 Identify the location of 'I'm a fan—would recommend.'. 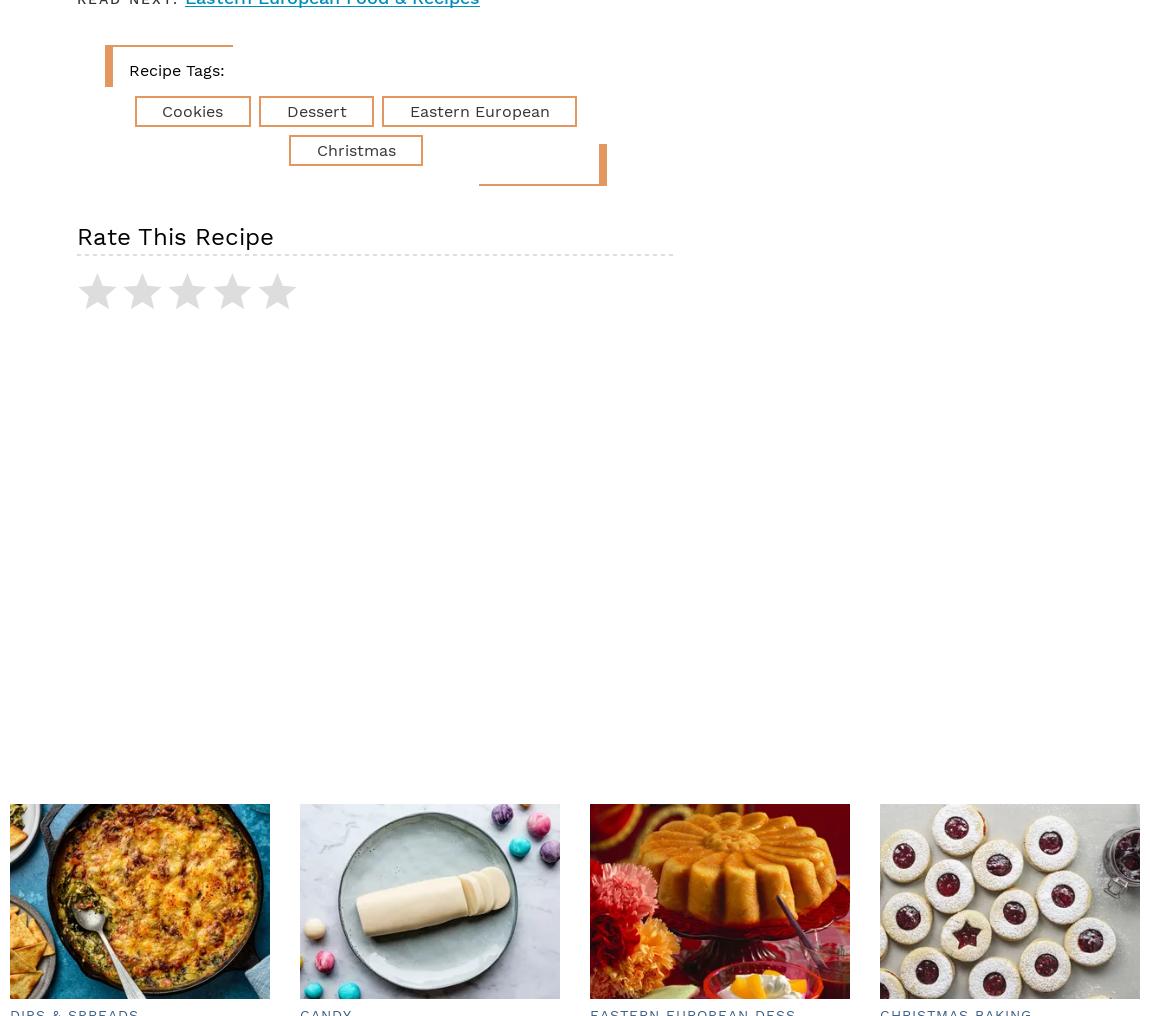
(431, 304).